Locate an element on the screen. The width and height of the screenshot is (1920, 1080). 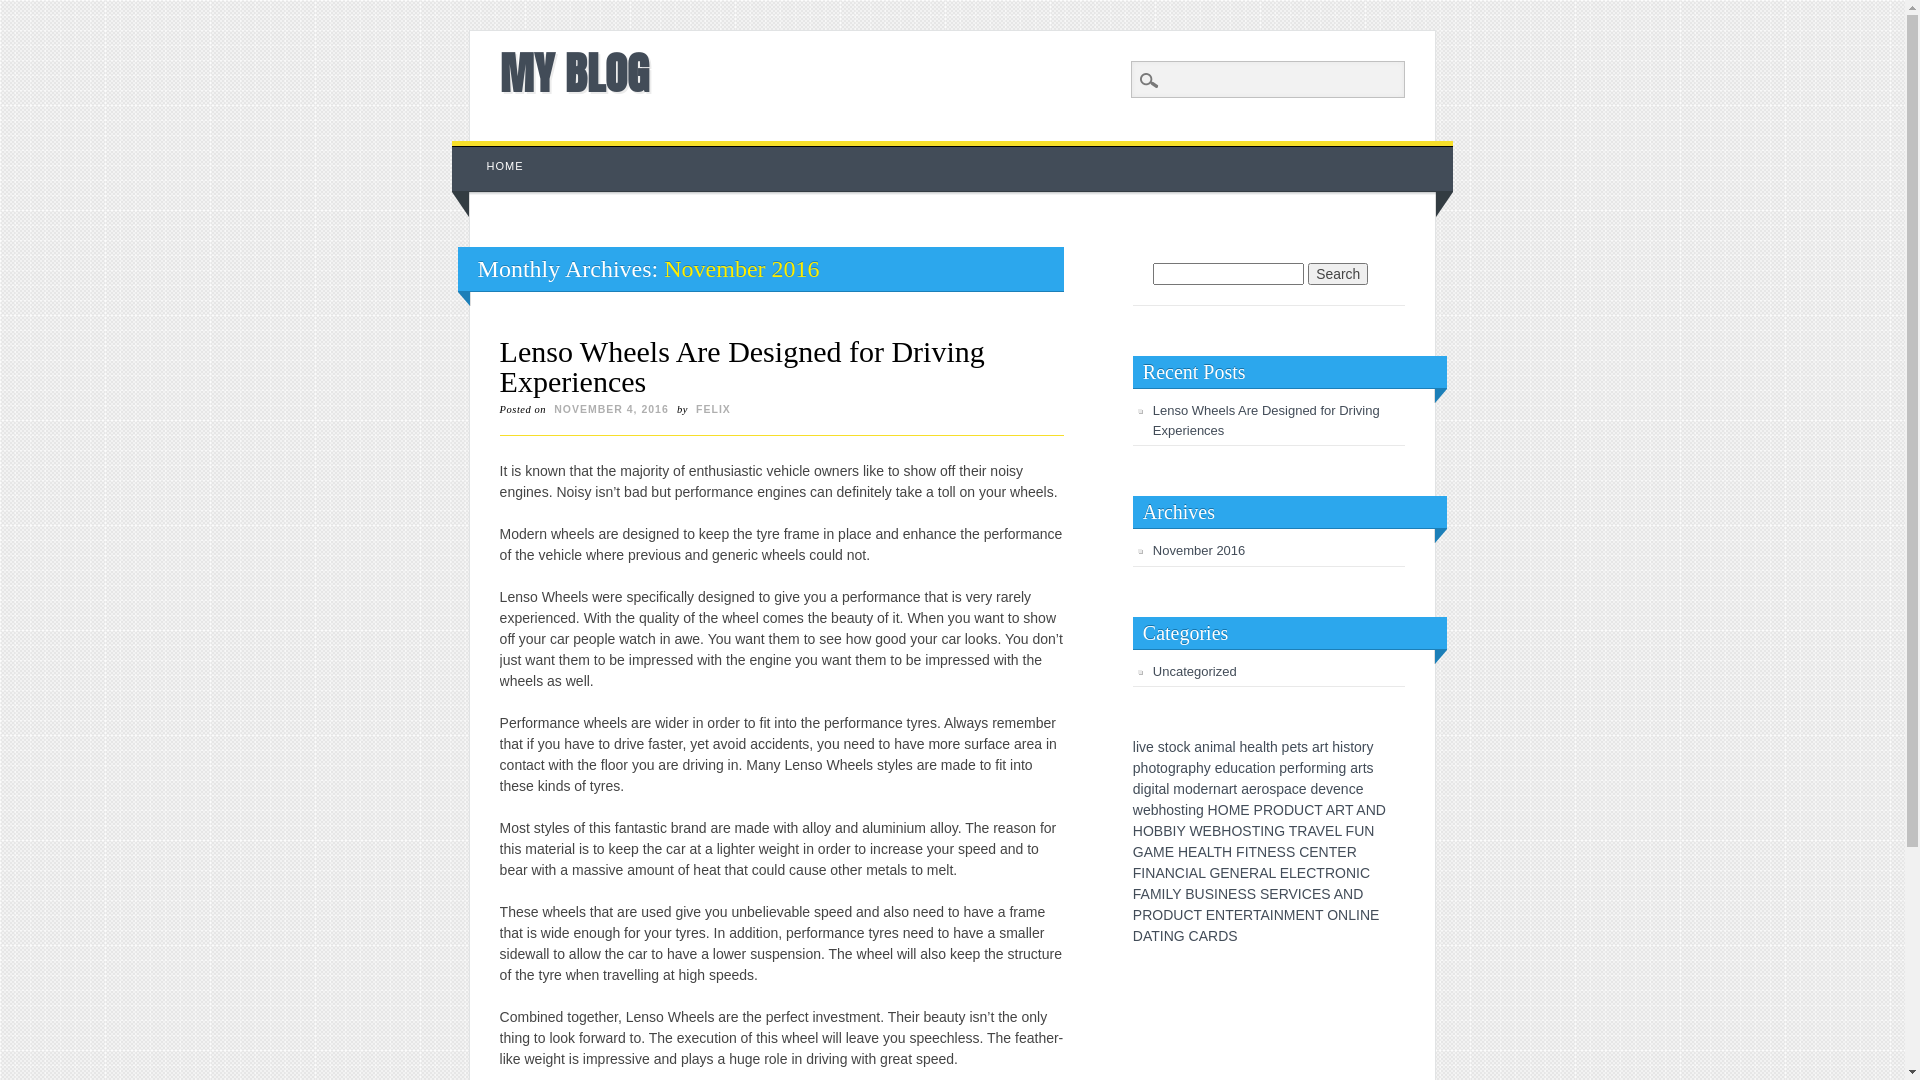
'g' is located at coordinates (1171, 766).